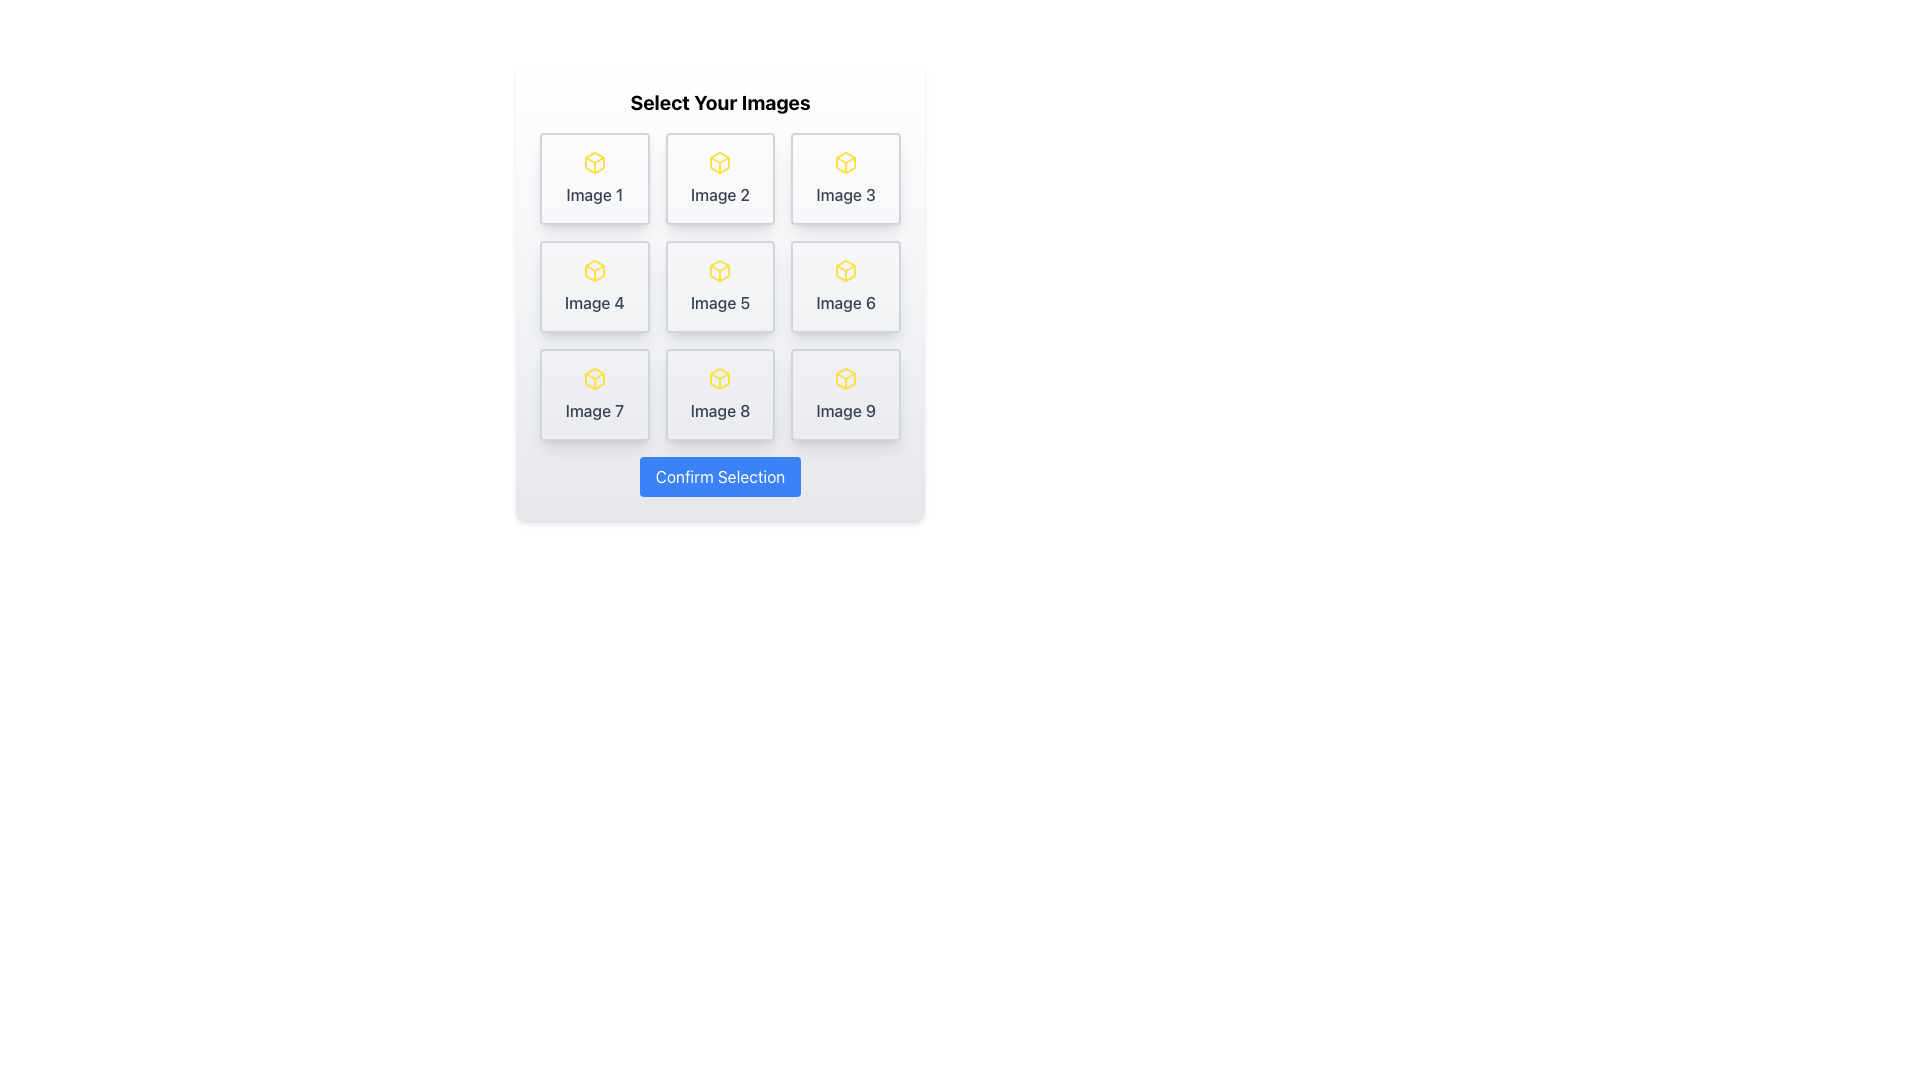 The image size is (1920, 1080). I want to click on text label located in the second row and second column of a 3x3 grid, positioned below an icon element and within a box with a rounded border, so click(720, 303).